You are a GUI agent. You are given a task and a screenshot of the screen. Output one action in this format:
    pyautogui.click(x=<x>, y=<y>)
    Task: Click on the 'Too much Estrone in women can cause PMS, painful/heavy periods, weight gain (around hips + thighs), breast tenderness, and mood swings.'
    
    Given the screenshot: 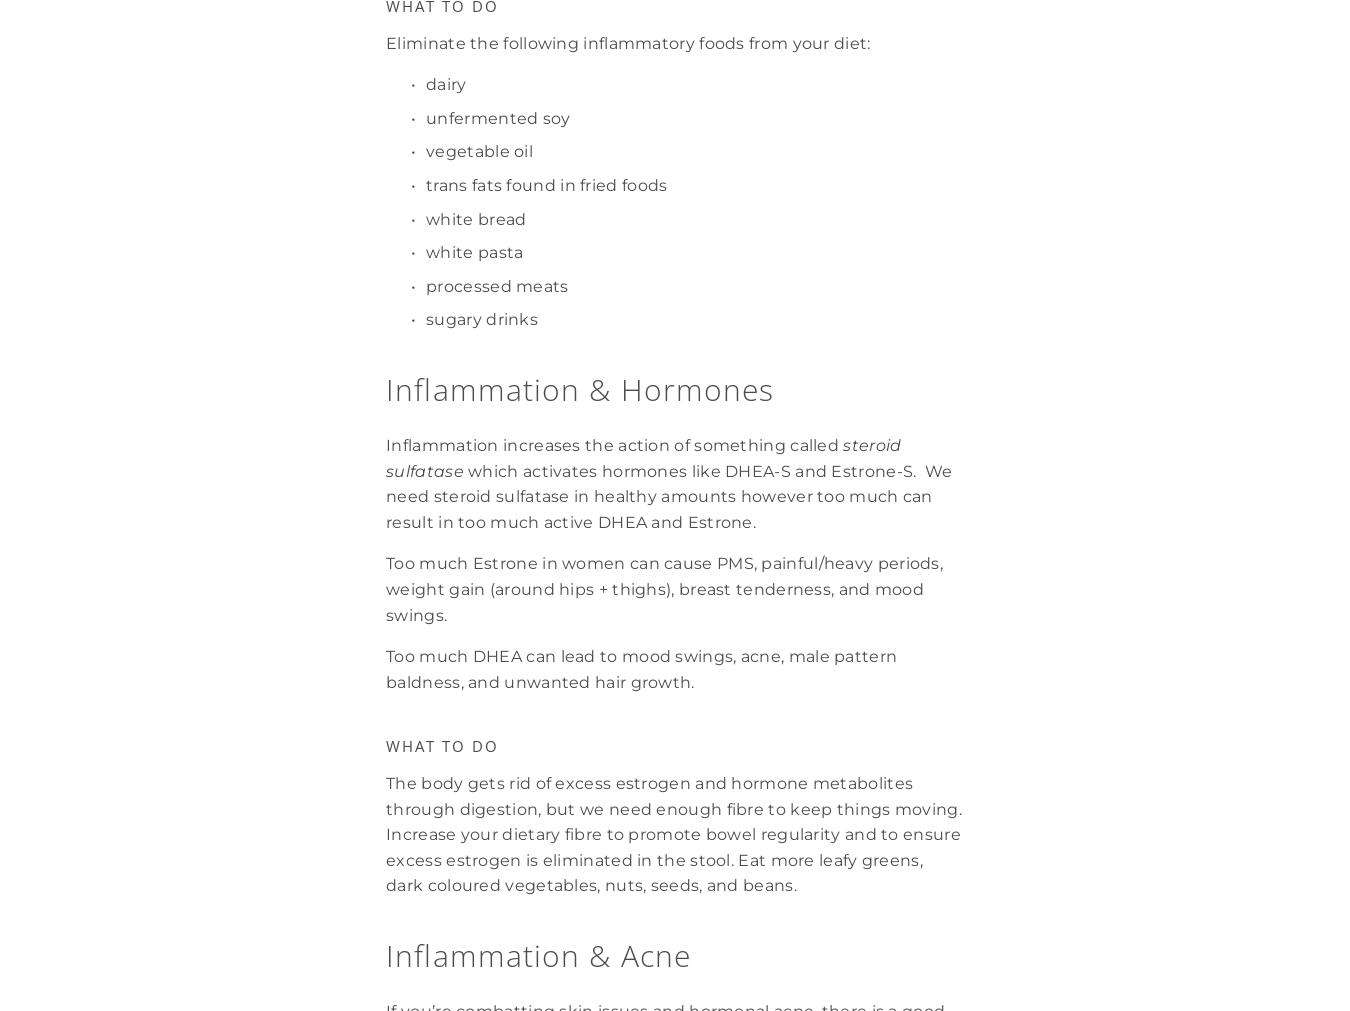 What is the action you would take?
    pyautogui.click(x=666, y=589)
    